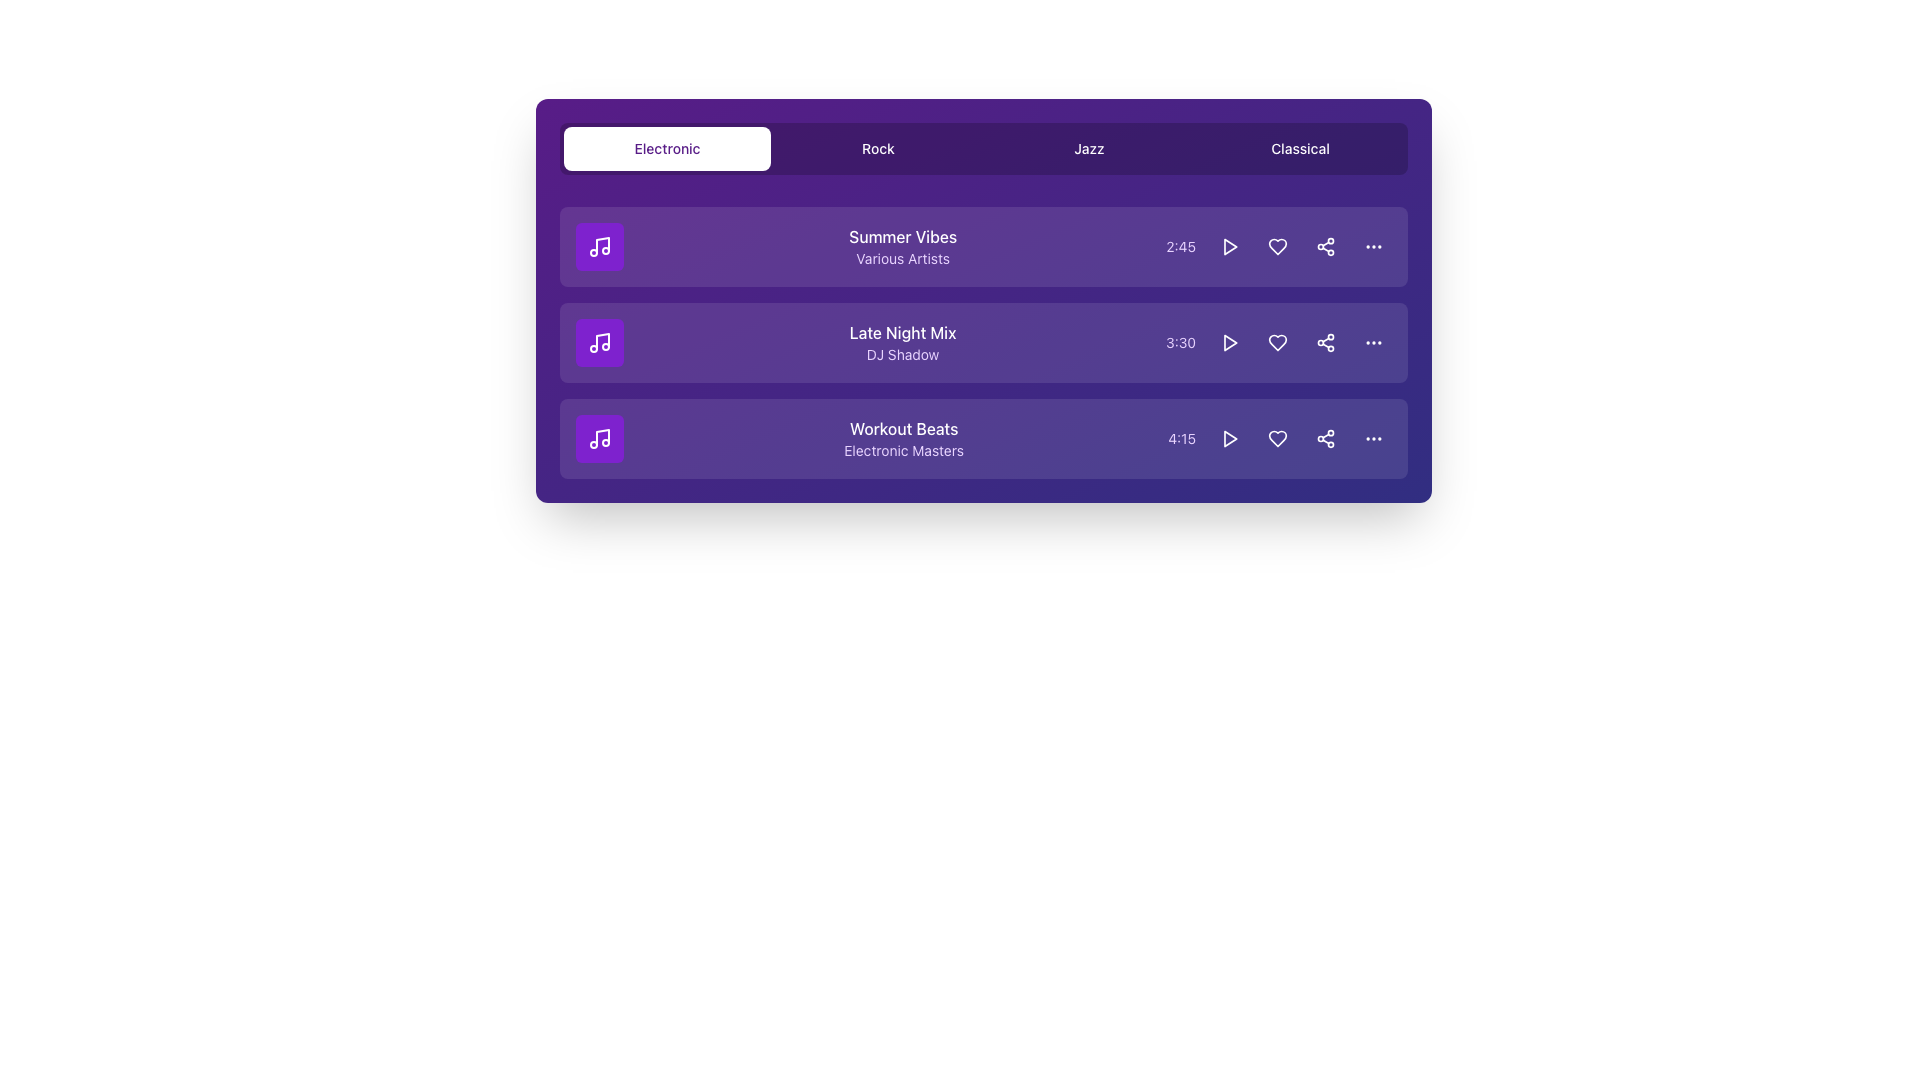 This screenshot has width=1920, height=1080. I want to click on the fifth button in the horizontal group of buttons that displays additional options for the song 'Late Night Mix', so click(1372, 342).